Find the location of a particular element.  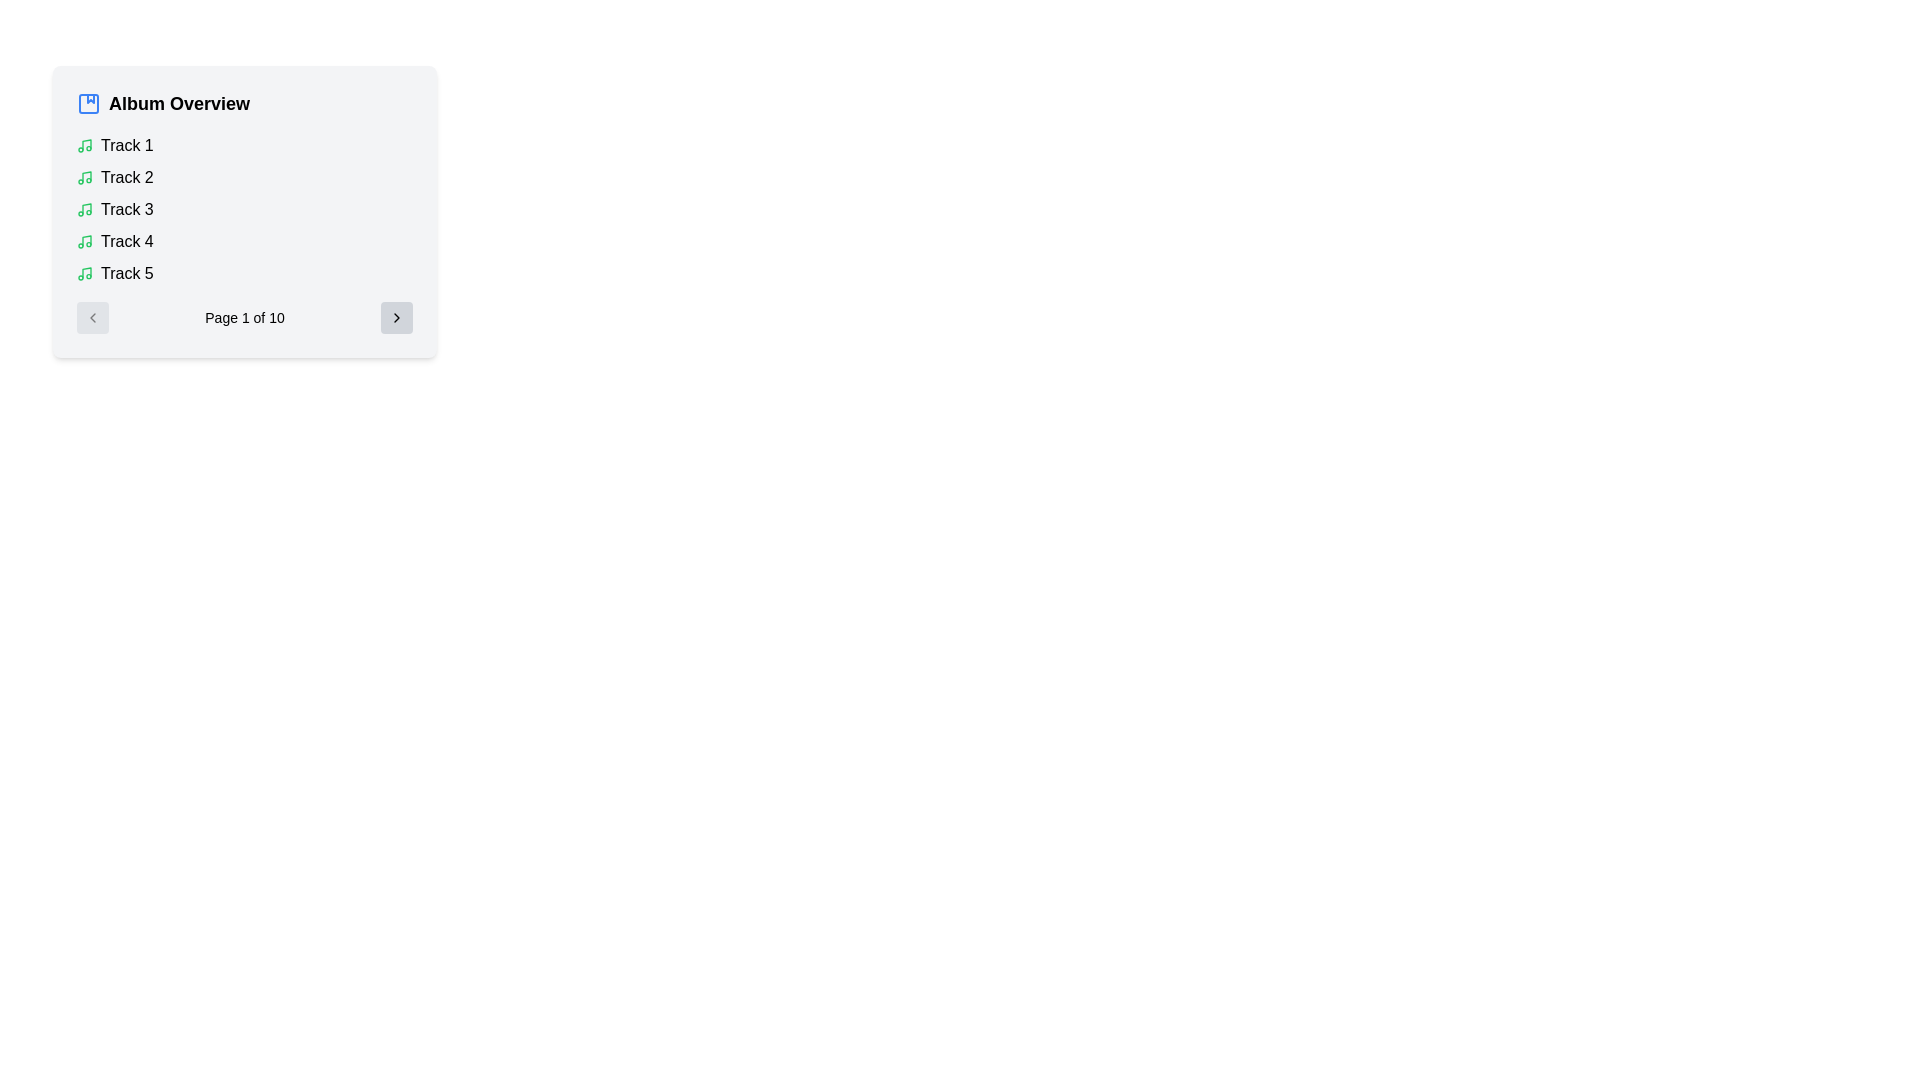

the 'Track 2' label located in the 'Album Overview' section is located at coordinates (126, 176).